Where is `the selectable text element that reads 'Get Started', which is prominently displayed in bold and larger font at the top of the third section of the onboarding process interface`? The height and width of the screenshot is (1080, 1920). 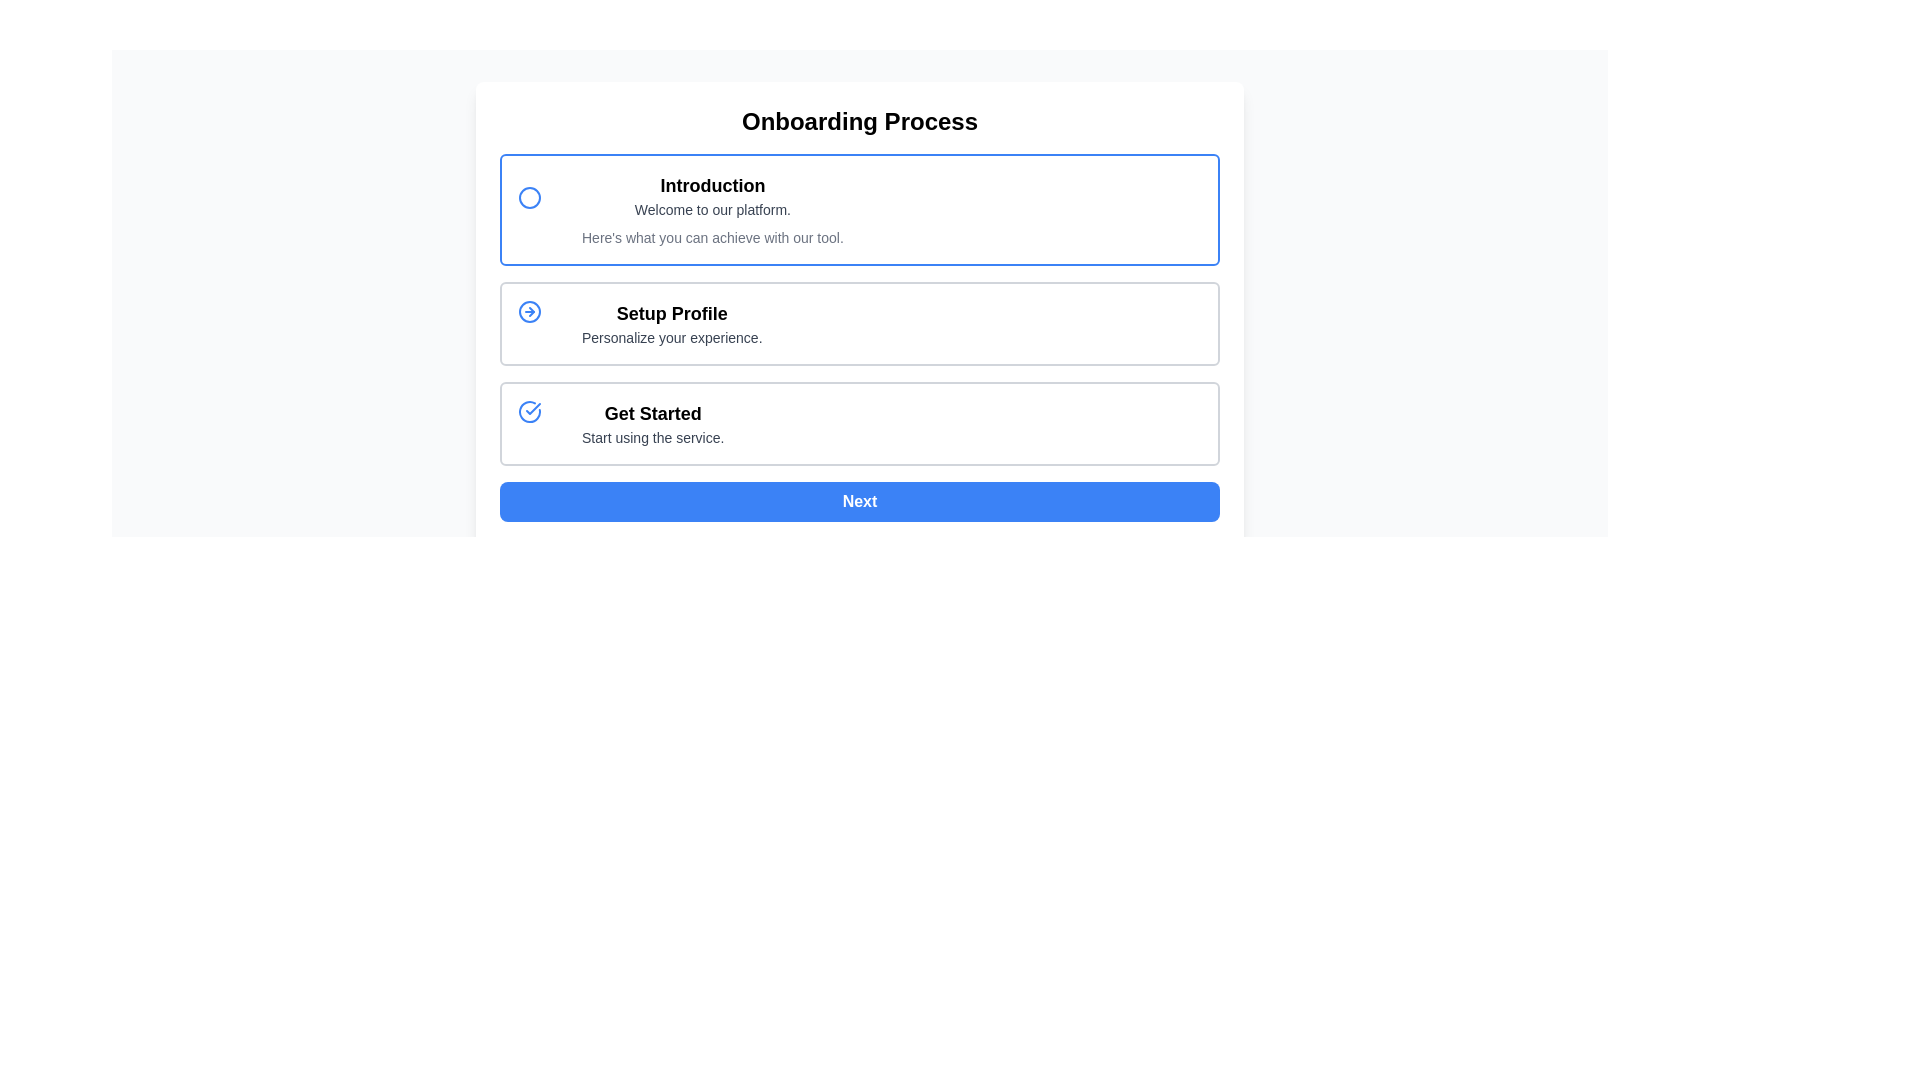
the selectable text element that reads 'Get Started', which is prominently displayed in bold and larger font at the top of the third section of the onboarding process interface is located at coordinates (653, 412).